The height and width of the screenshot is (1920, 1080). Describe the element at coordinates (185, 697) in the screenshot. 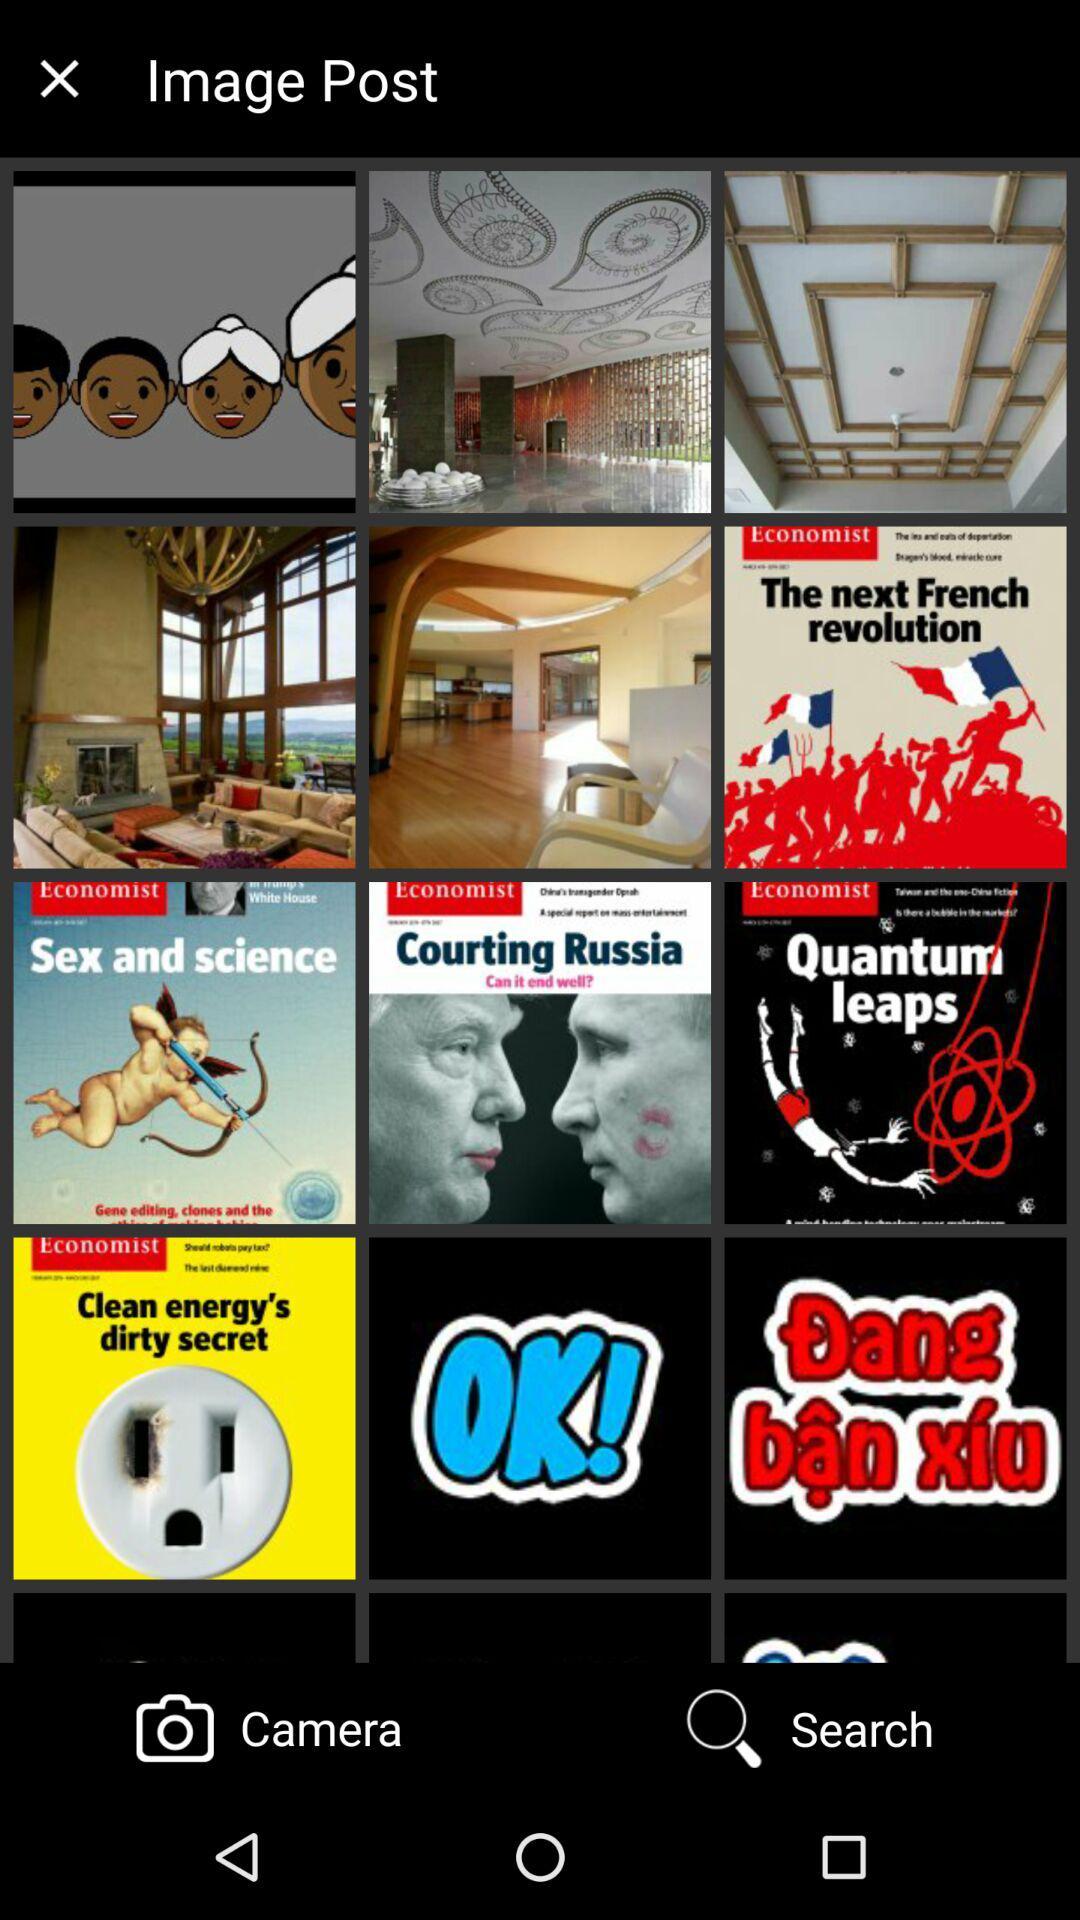

I see `the 2nd image below the close button on the web page` at that location.